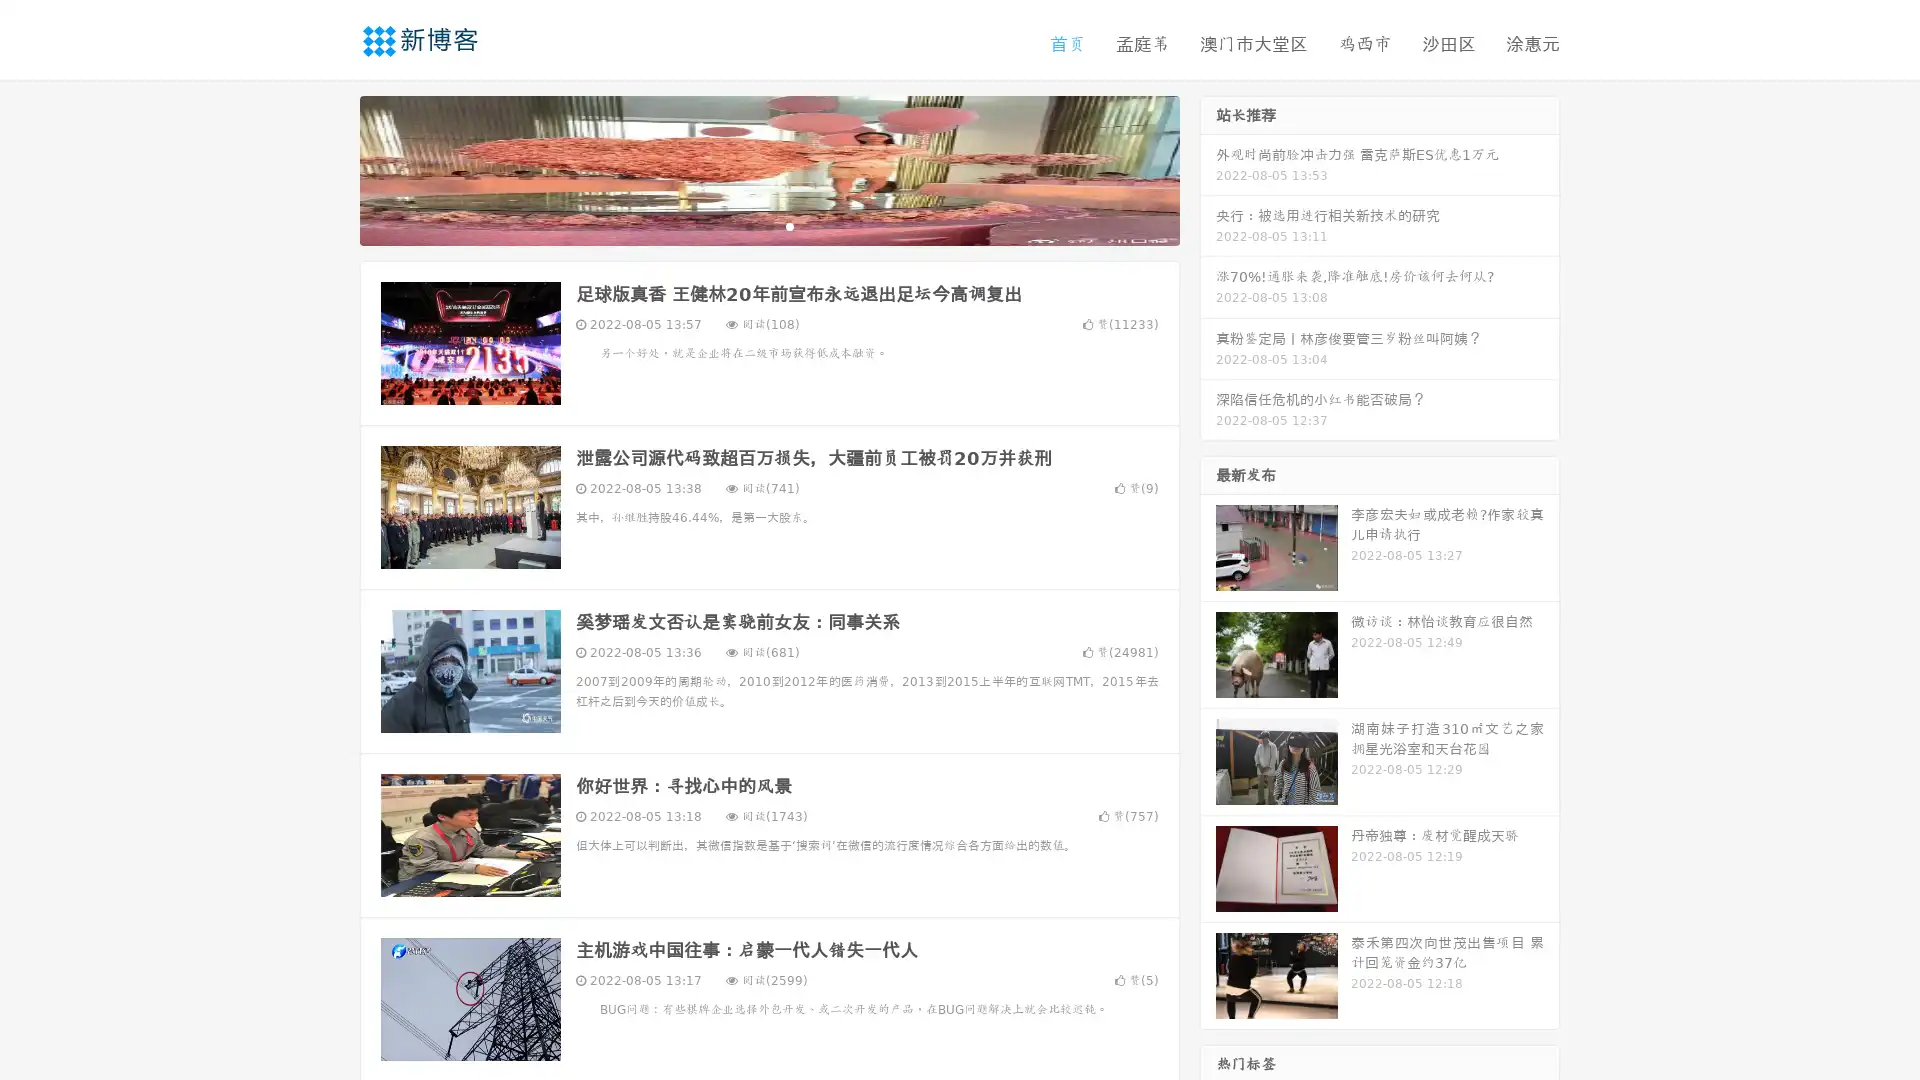 This screenshot has height=1080, width=1920. Describe the element at coordinates (330, 168) in the screenshot. I see `Previous slide` at that location.